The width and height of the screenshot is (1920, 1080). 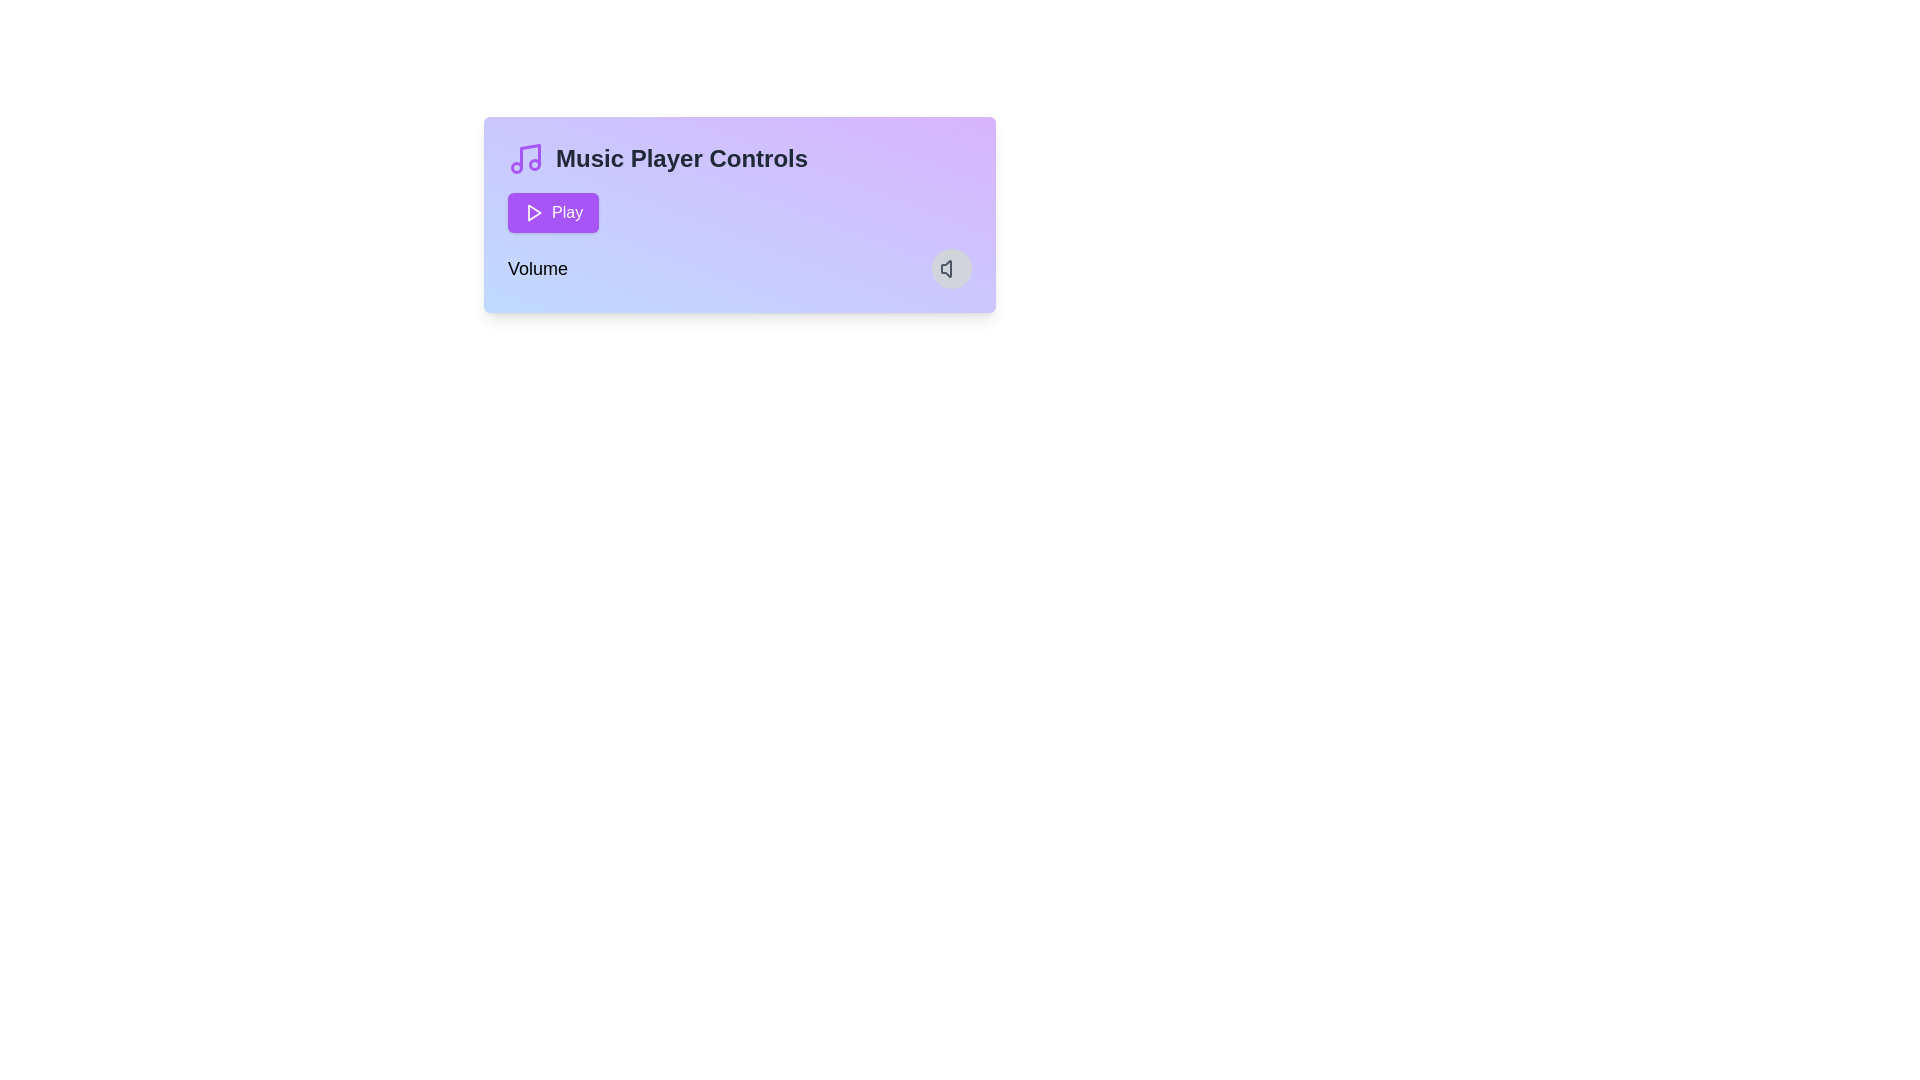 What do you see at coordinates (534, 164) in the screenshot?
I see `the second circle component of the SVG music icon, which is located to the left of the 'Music Player Controls' title` at bounding box center [534, 164].